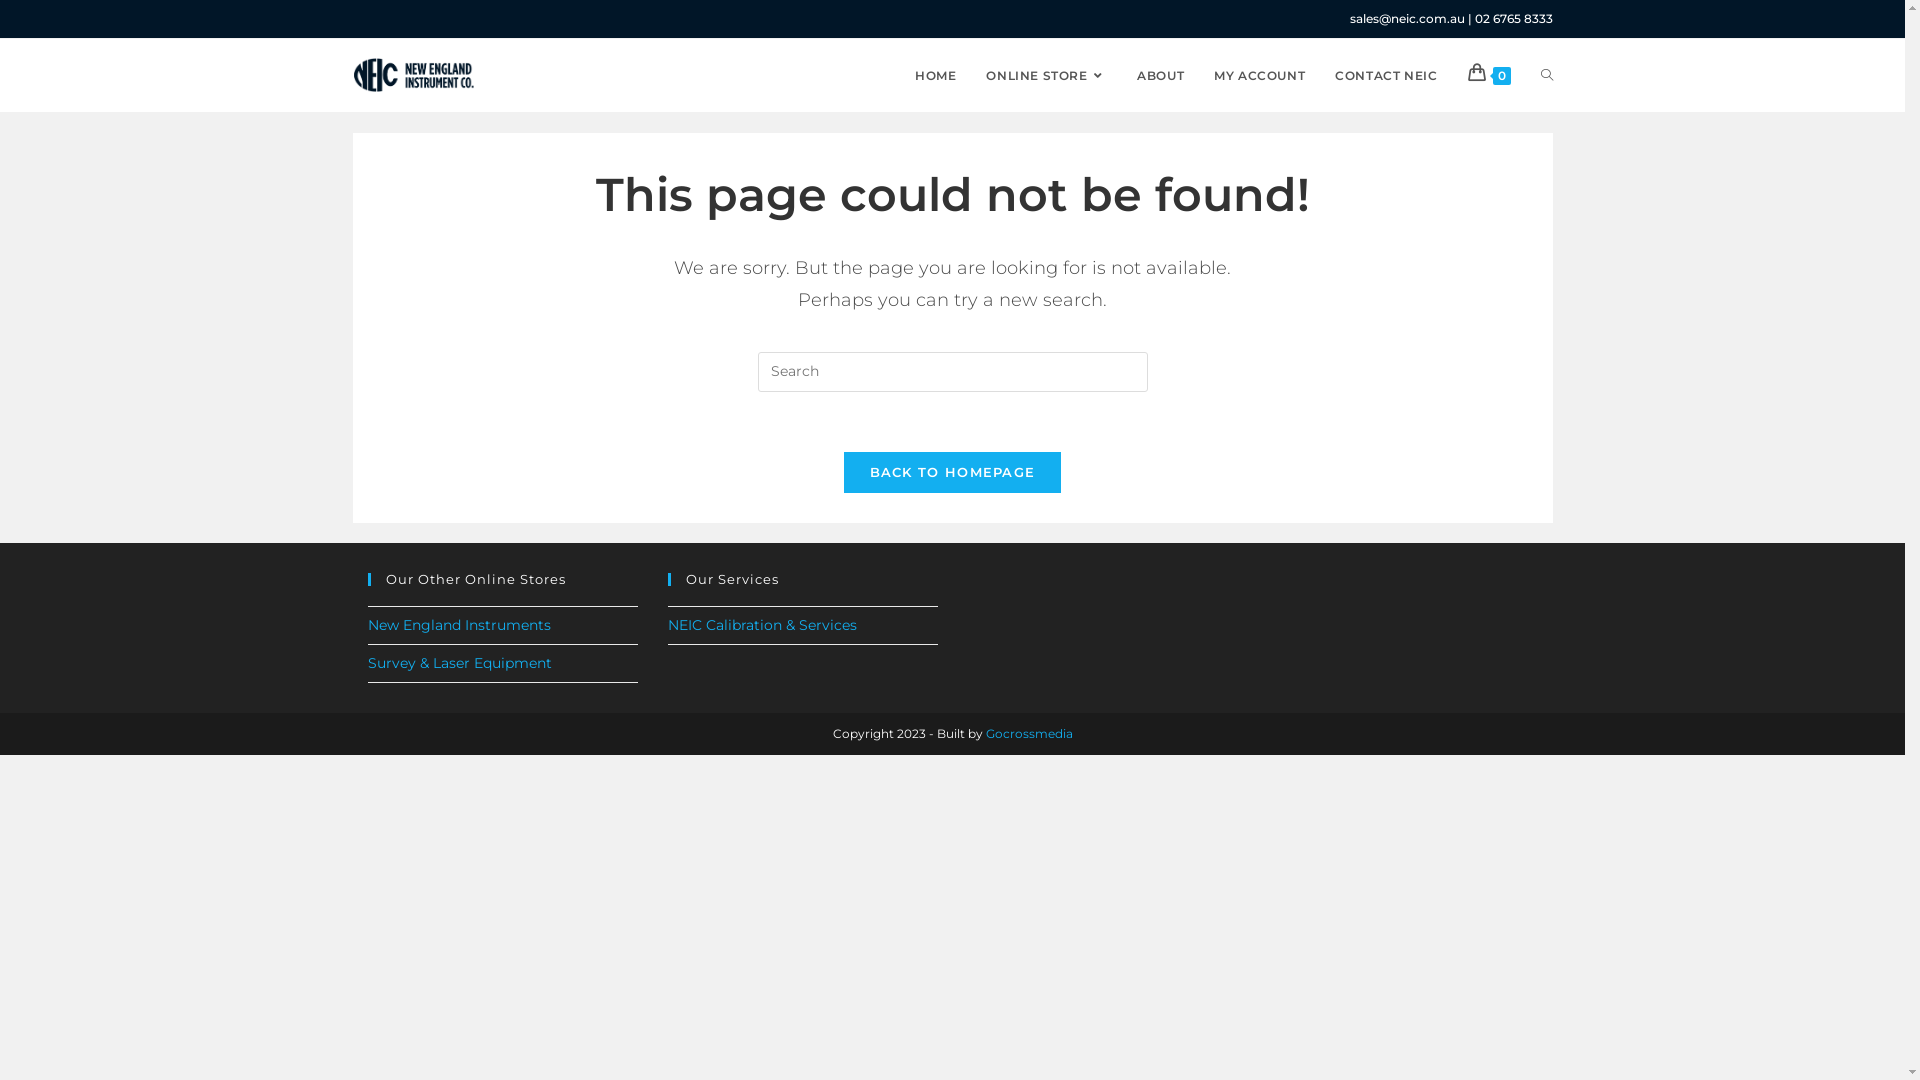 This screenshot has width=1920, height=1080. I want to click on 'sales@neic.com.au', so click(1406, 18).